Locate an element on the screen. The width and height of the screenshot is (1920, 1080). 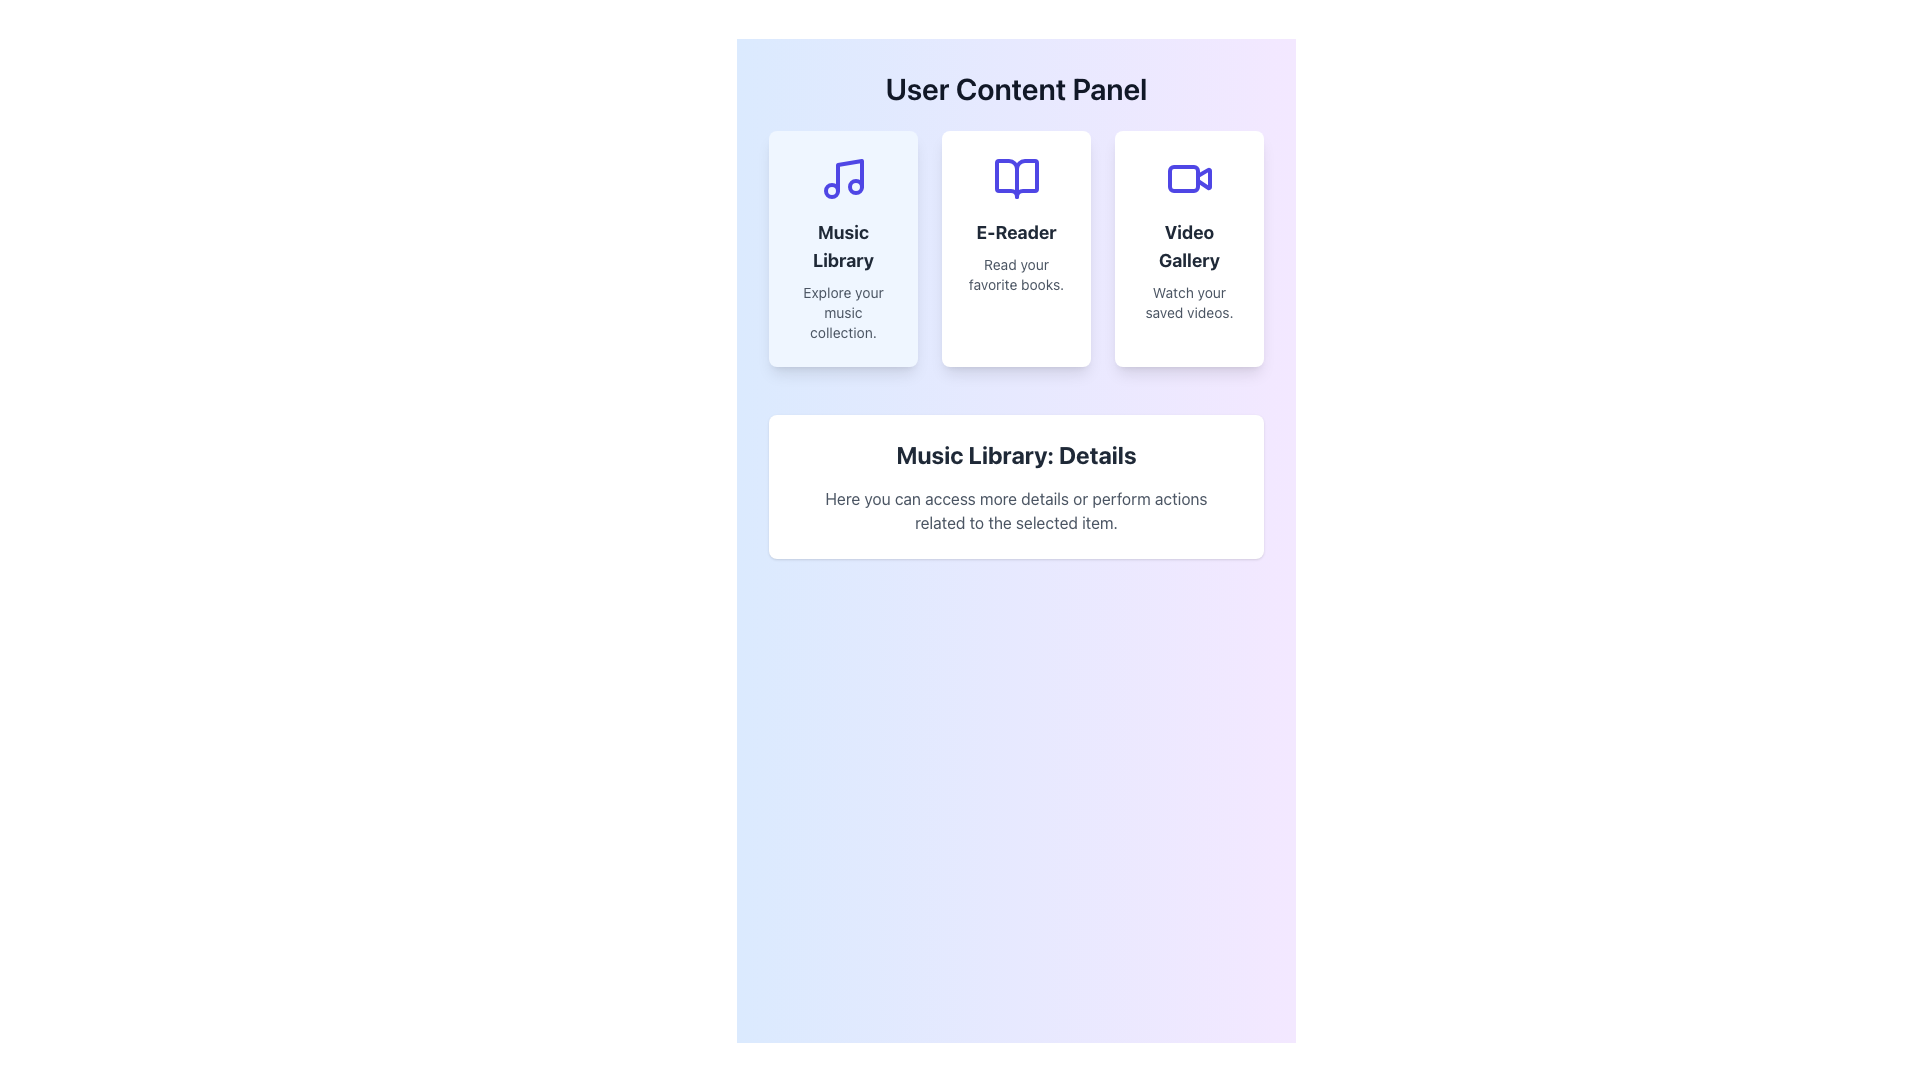
the Decorative icon located at the center-right of the video camera icon inside the 'Video Gallery' card, which is the right-most card in the top row is located at coordinates (1202, 177).